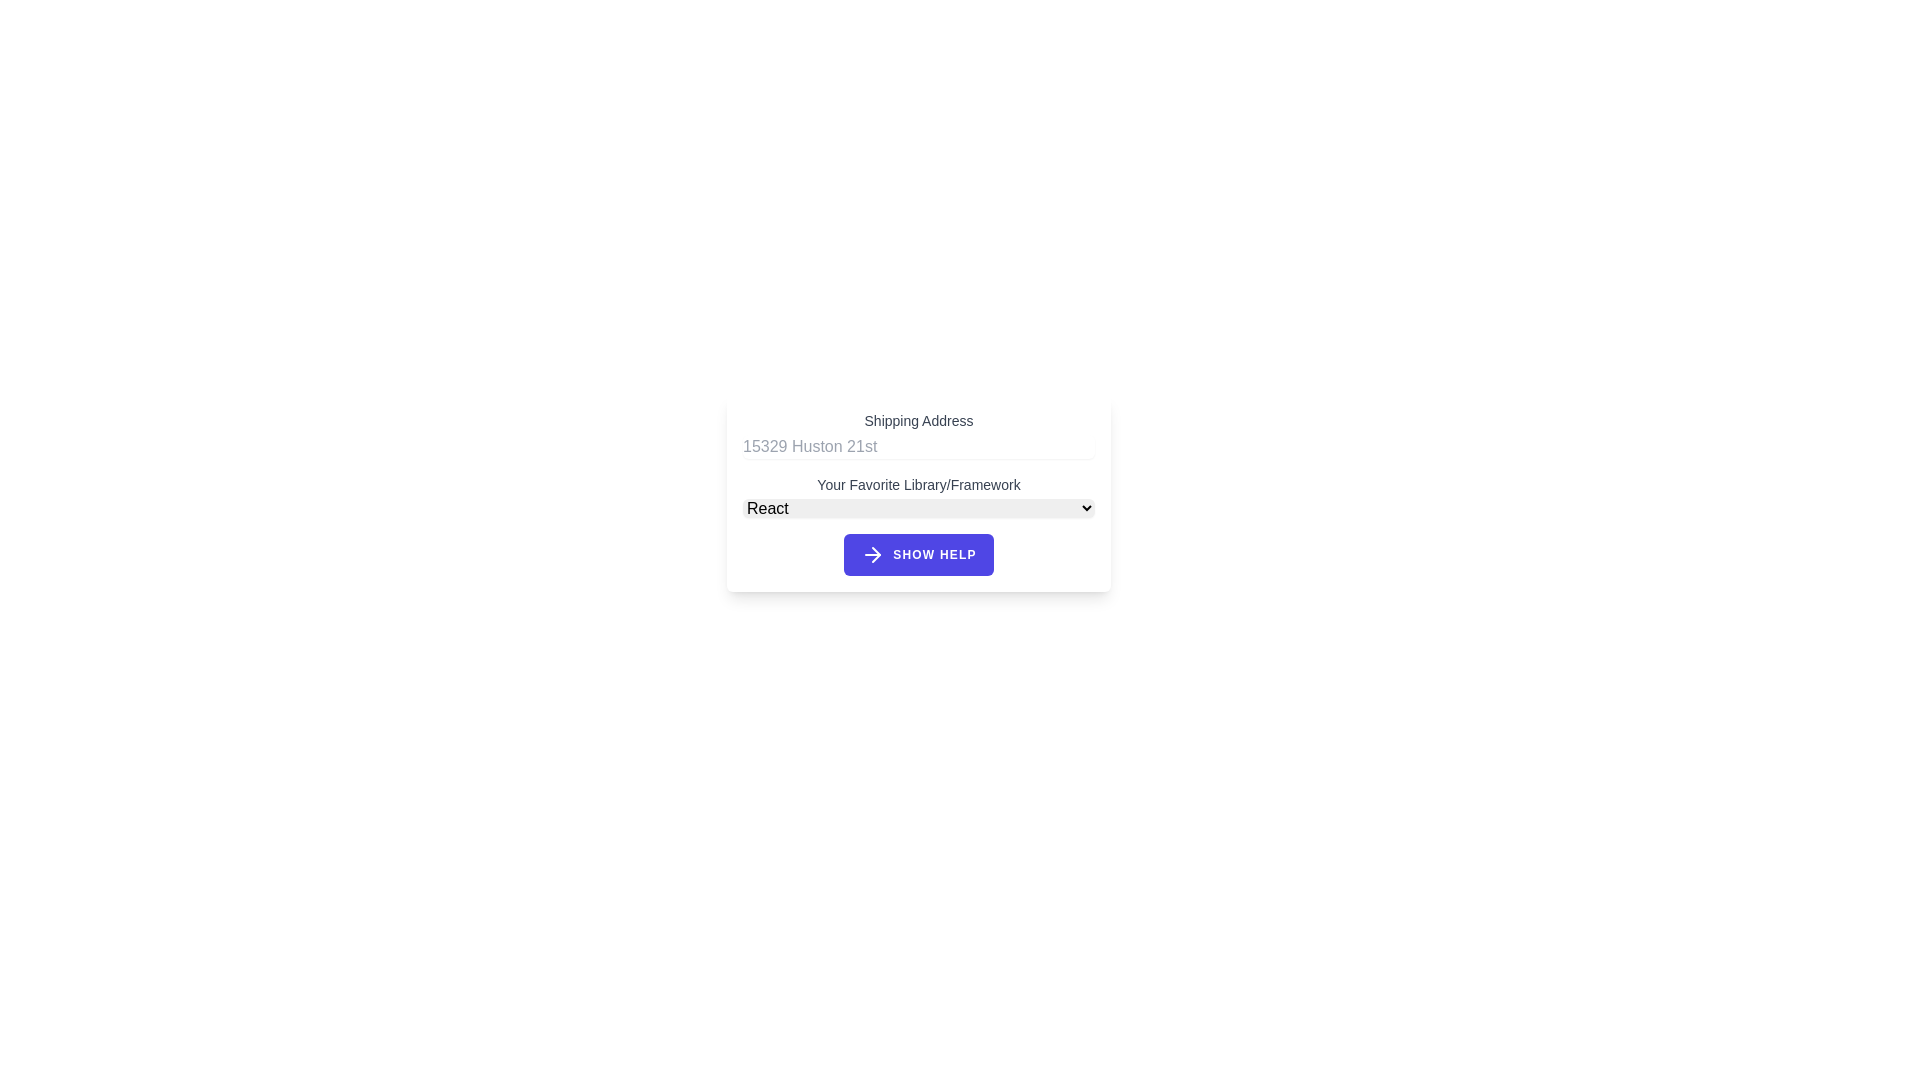 The height and width of the screenshot is (1080, 1920). What do you see at coordinates (917, 495) in the screenshot?
I see `the dropdown menu for selecting the favorite library or framework located beneath the label 'Your Favorite Library/Framework'` at bounding box center [917, 495].